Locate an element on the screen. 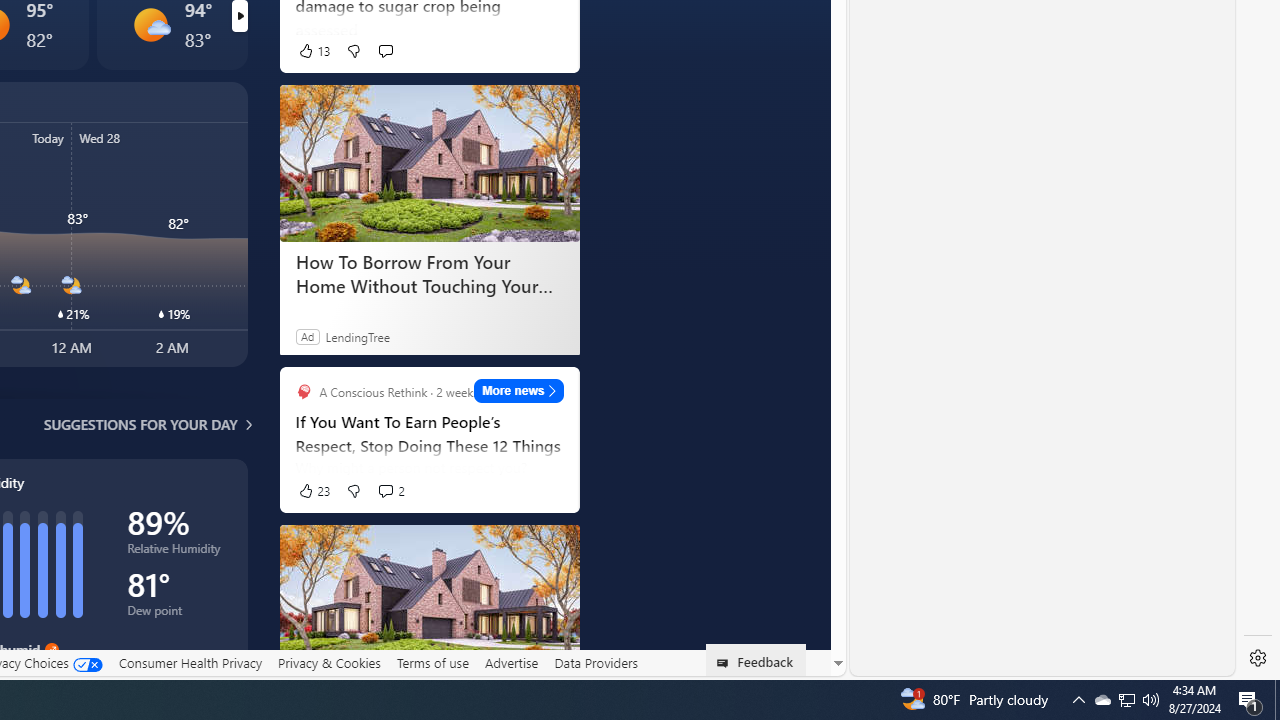 Image resolution: width=1280 pixels, height=720 pixels. 'Class: feedback_link_icon-DS-EntryPoint1-1' is located at coordinates (726, 663).